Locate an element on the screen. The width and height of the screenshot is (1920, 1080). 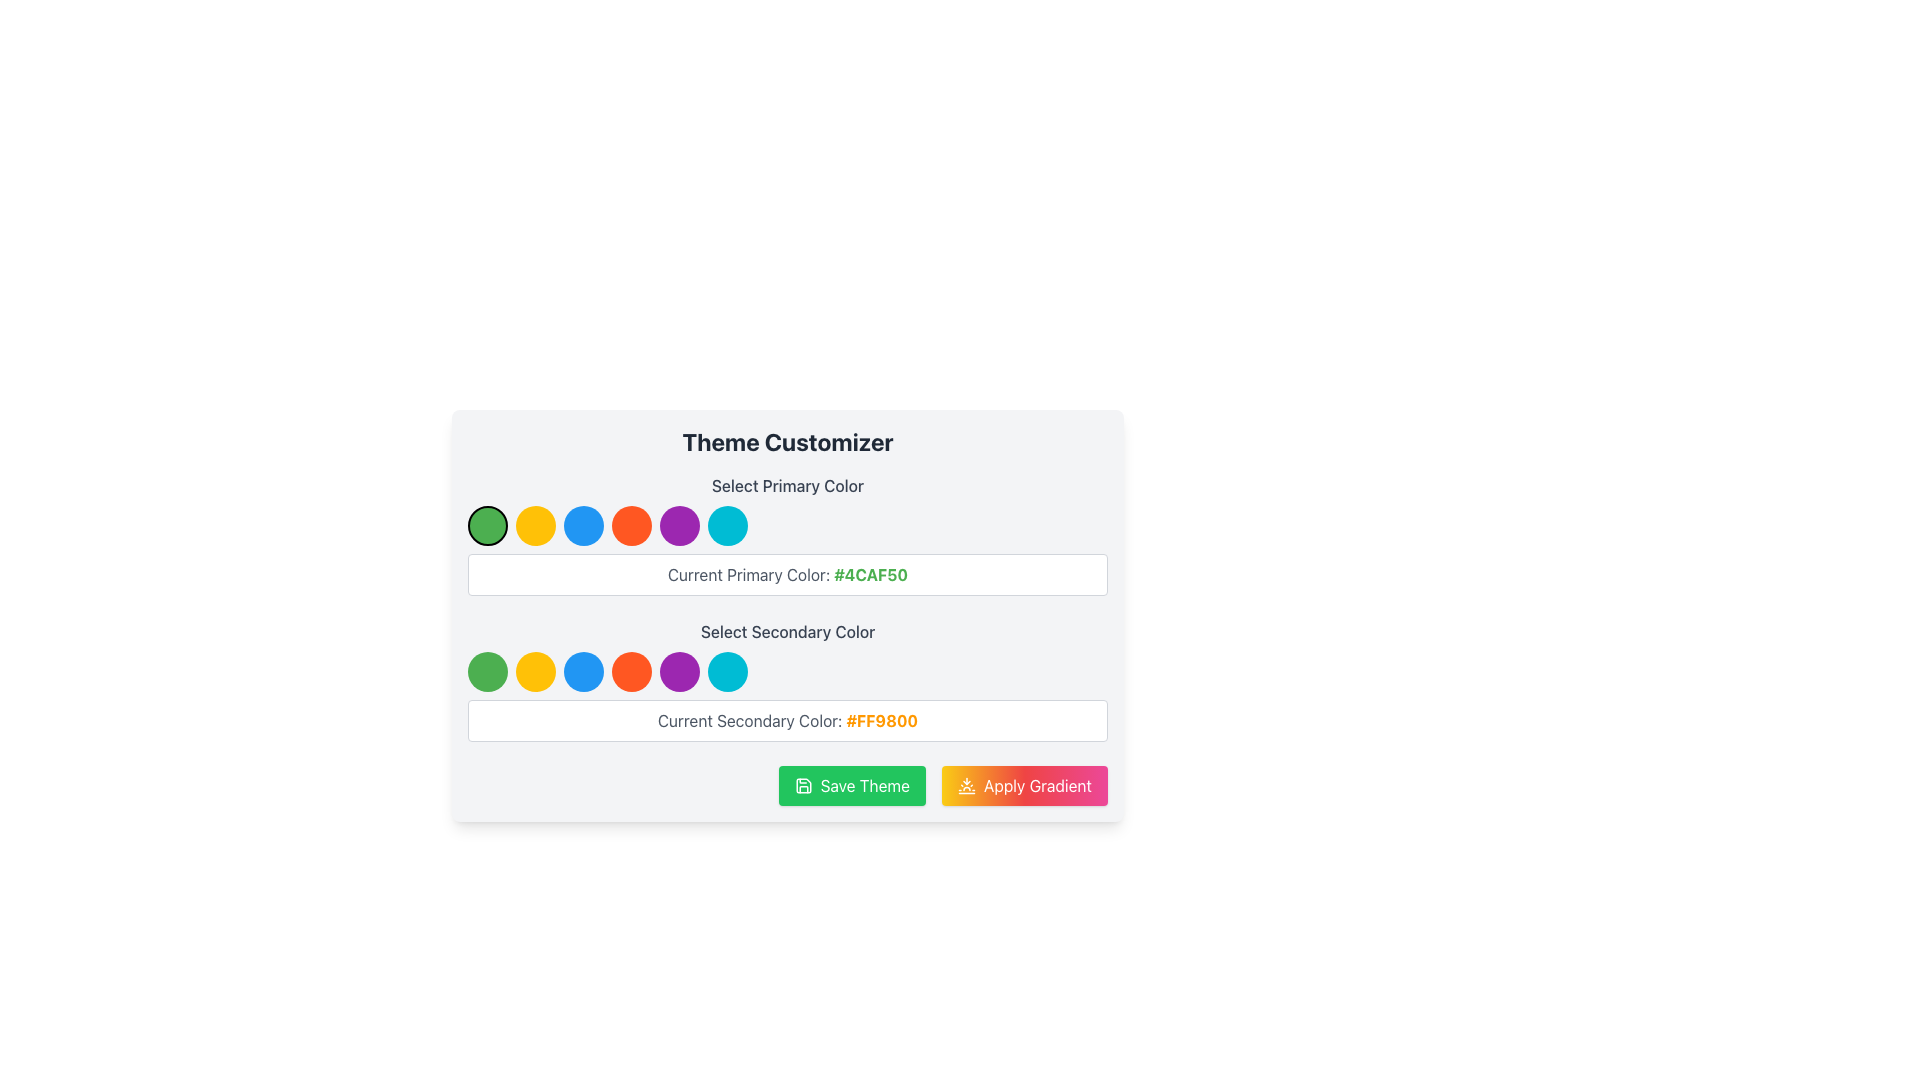
the 'Save Theme' button, which has a green background and white text is located at coordinates (852, 785).